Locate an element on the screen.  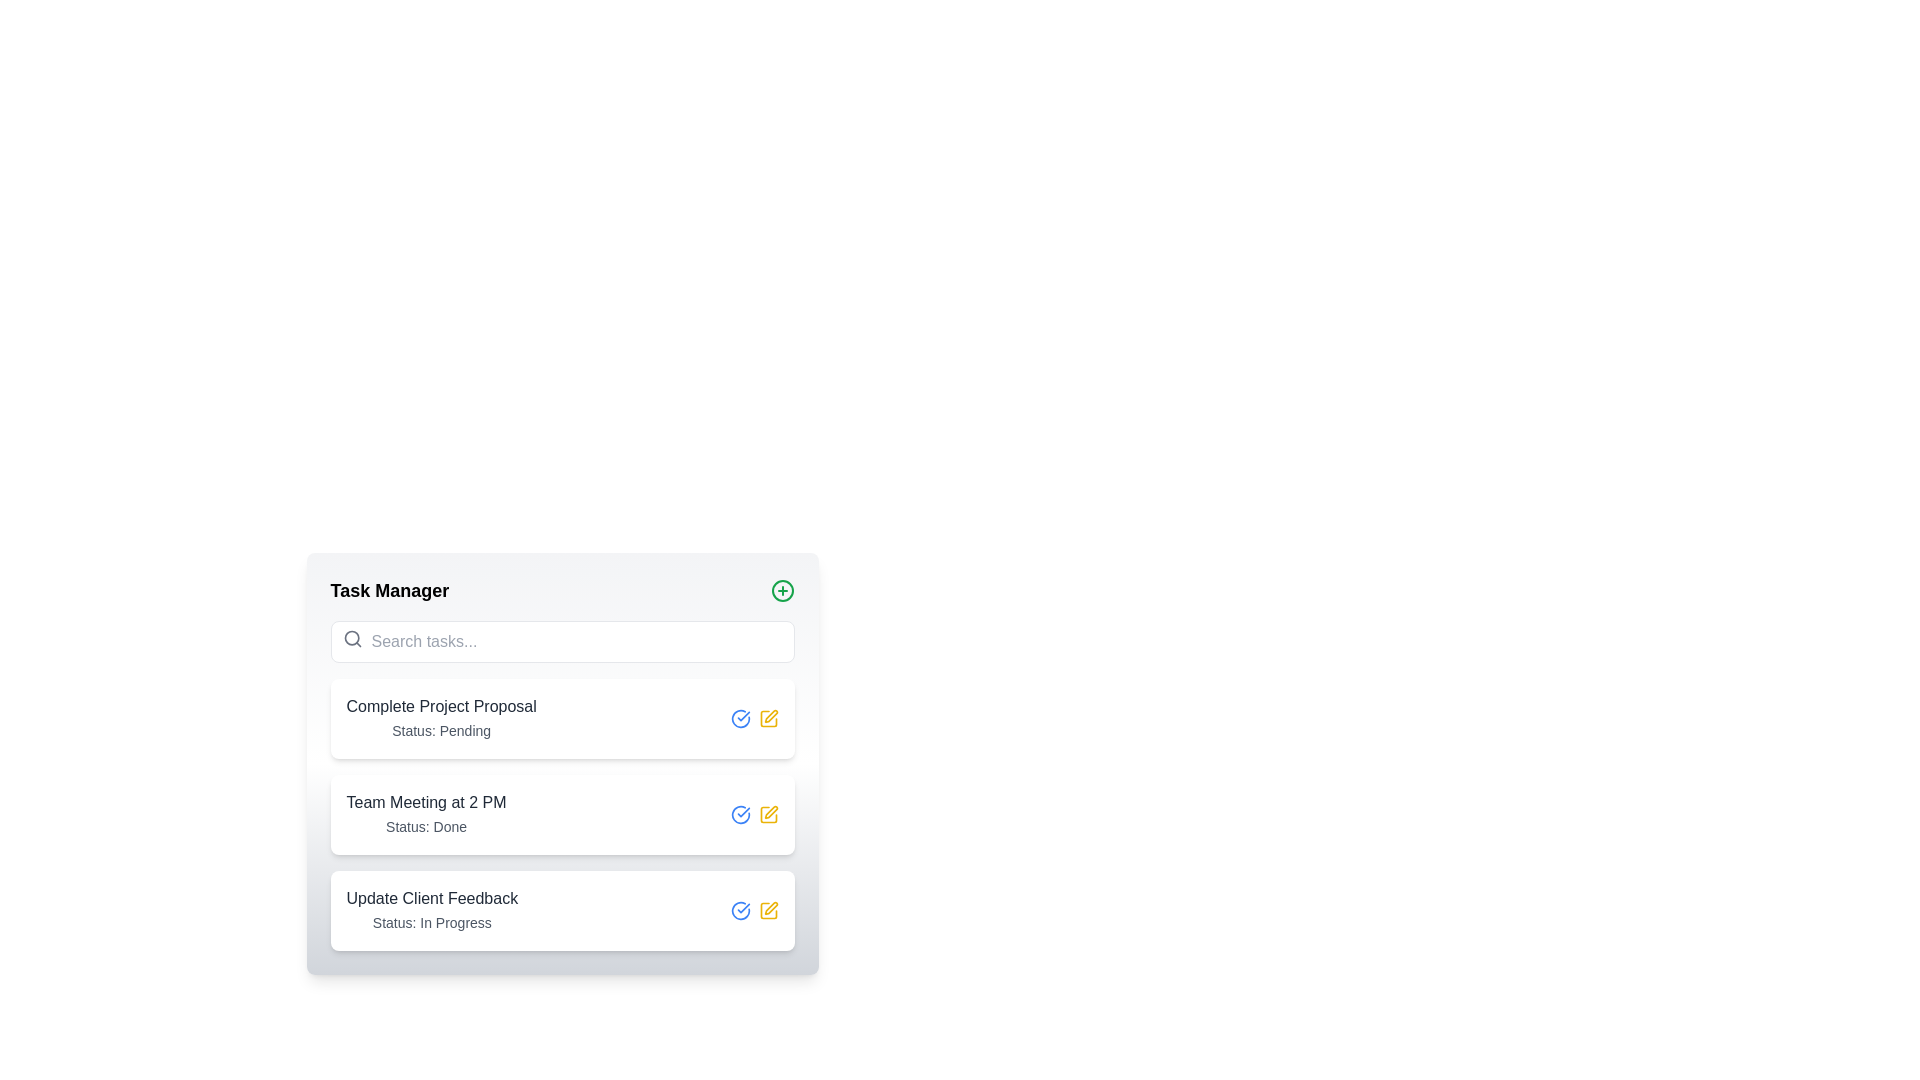
the Edit Pen Icon located in the top-right section of the interactive icon list to initiate editing task details is located at coordinates (770, 715).